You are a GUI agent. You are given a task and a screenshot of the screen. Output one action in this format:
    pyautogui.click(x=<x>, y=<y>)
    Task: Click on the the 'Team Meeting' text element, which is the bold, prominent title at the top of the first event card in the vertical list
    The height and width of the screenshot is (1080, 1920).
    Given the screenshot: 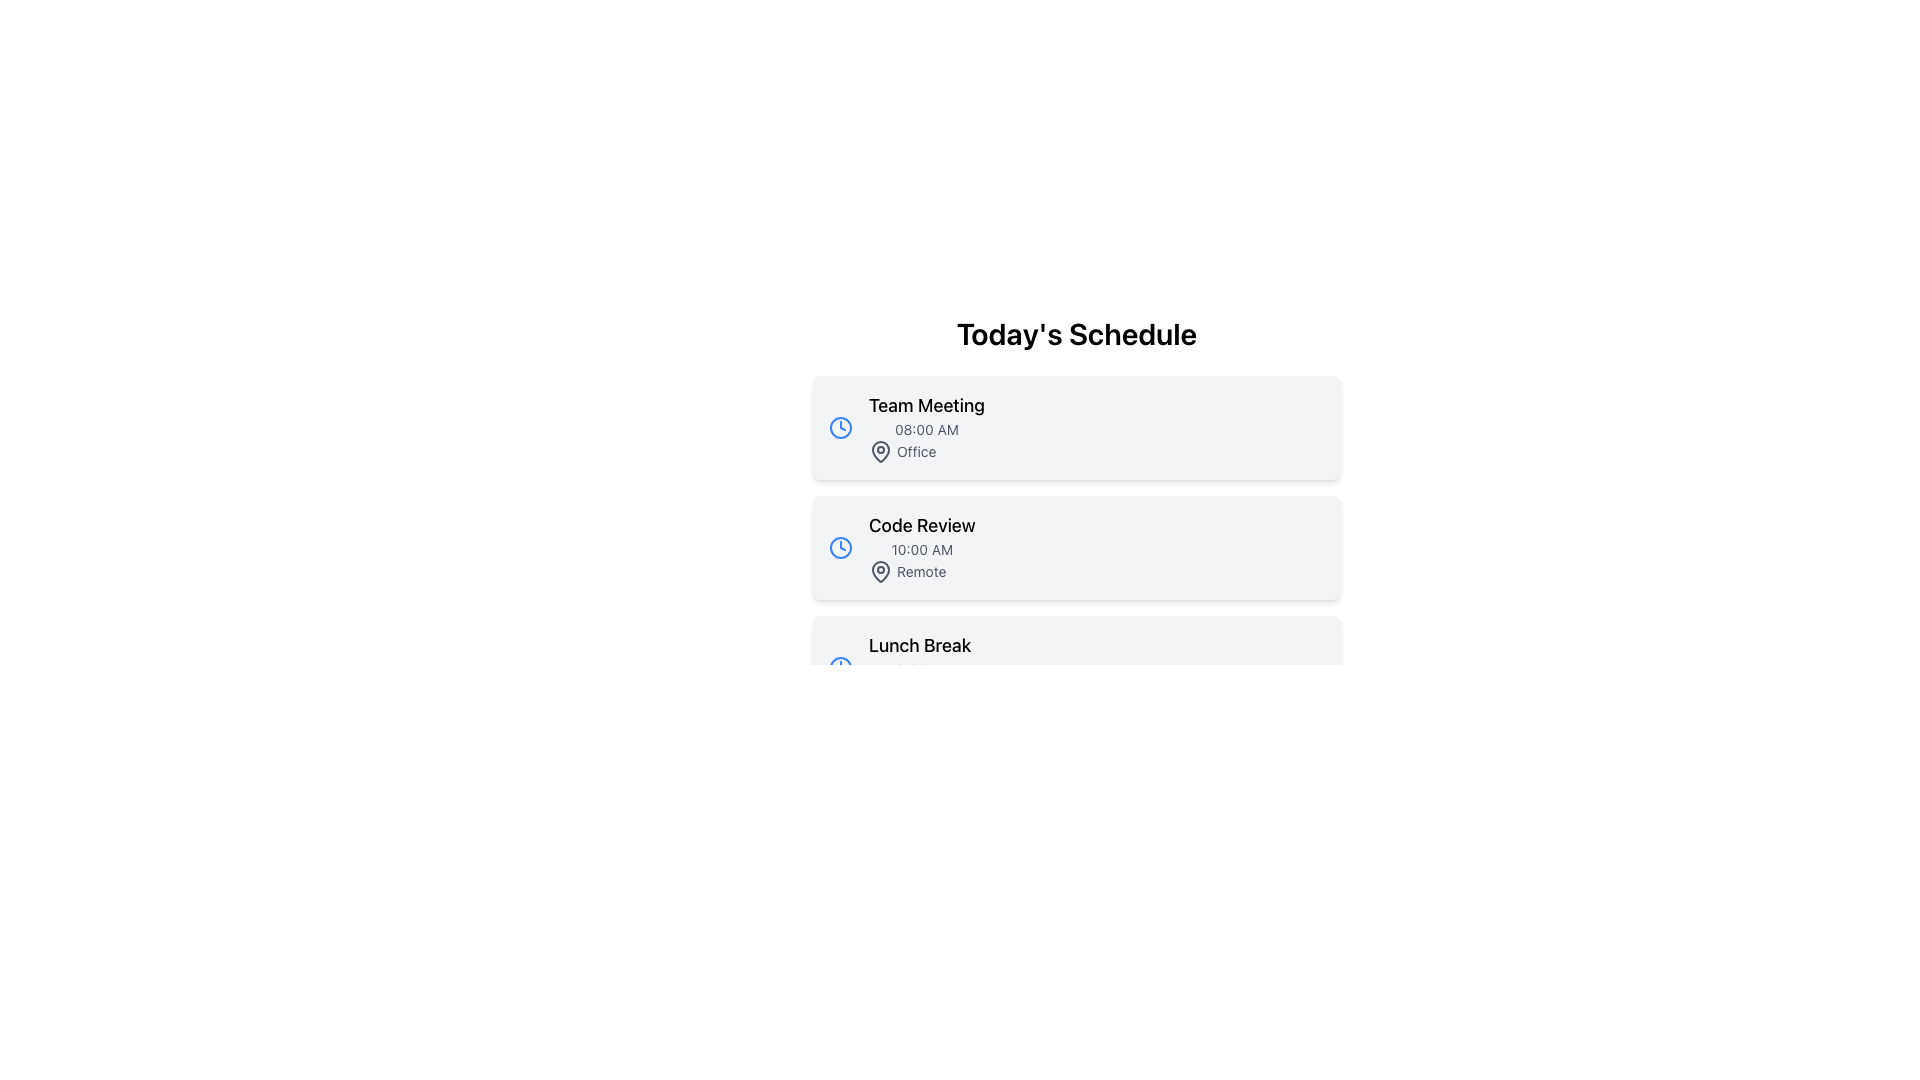 What is the action you would take?
    pyautogui.click(x=925, y=405)
    